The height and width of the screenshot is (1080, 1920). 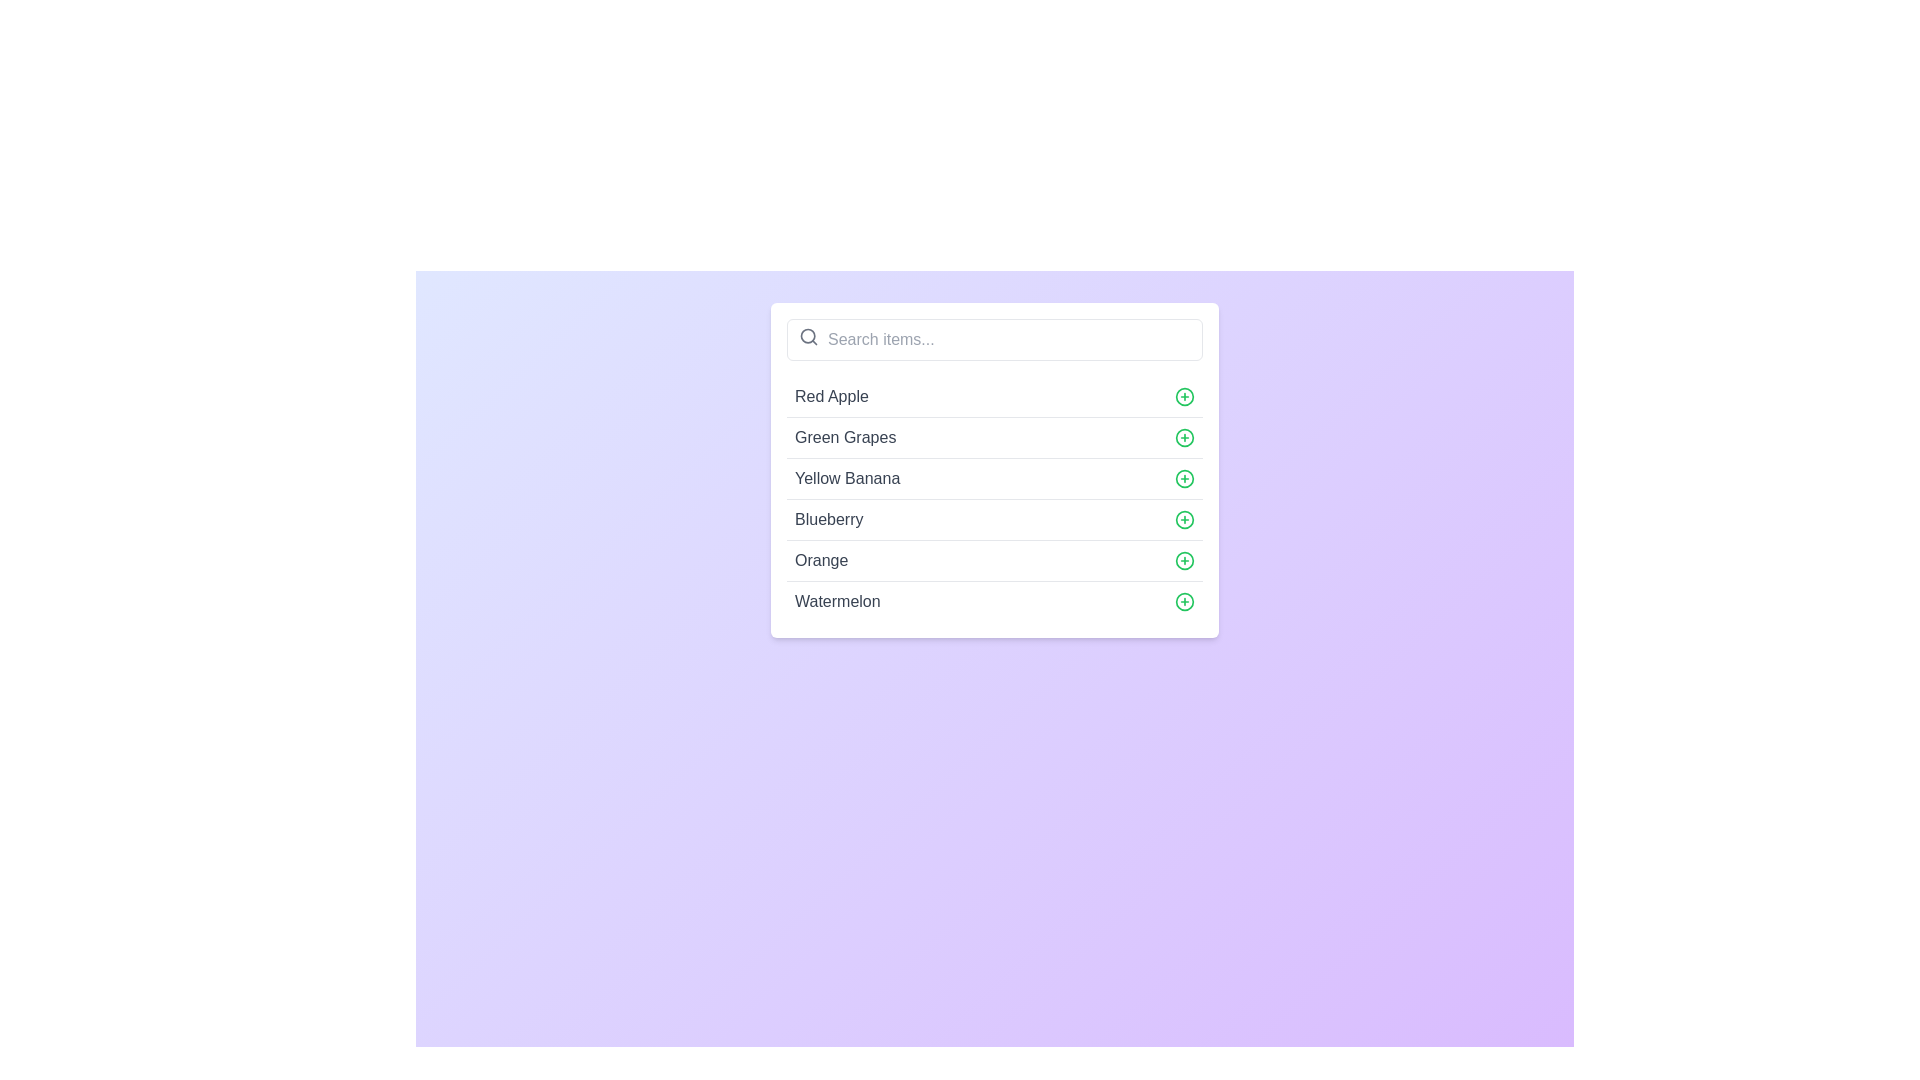 I want to click on the selectable list item labeled 'Orange' which is the fifth item in the dropdown menu, so click(x=994, y=559).